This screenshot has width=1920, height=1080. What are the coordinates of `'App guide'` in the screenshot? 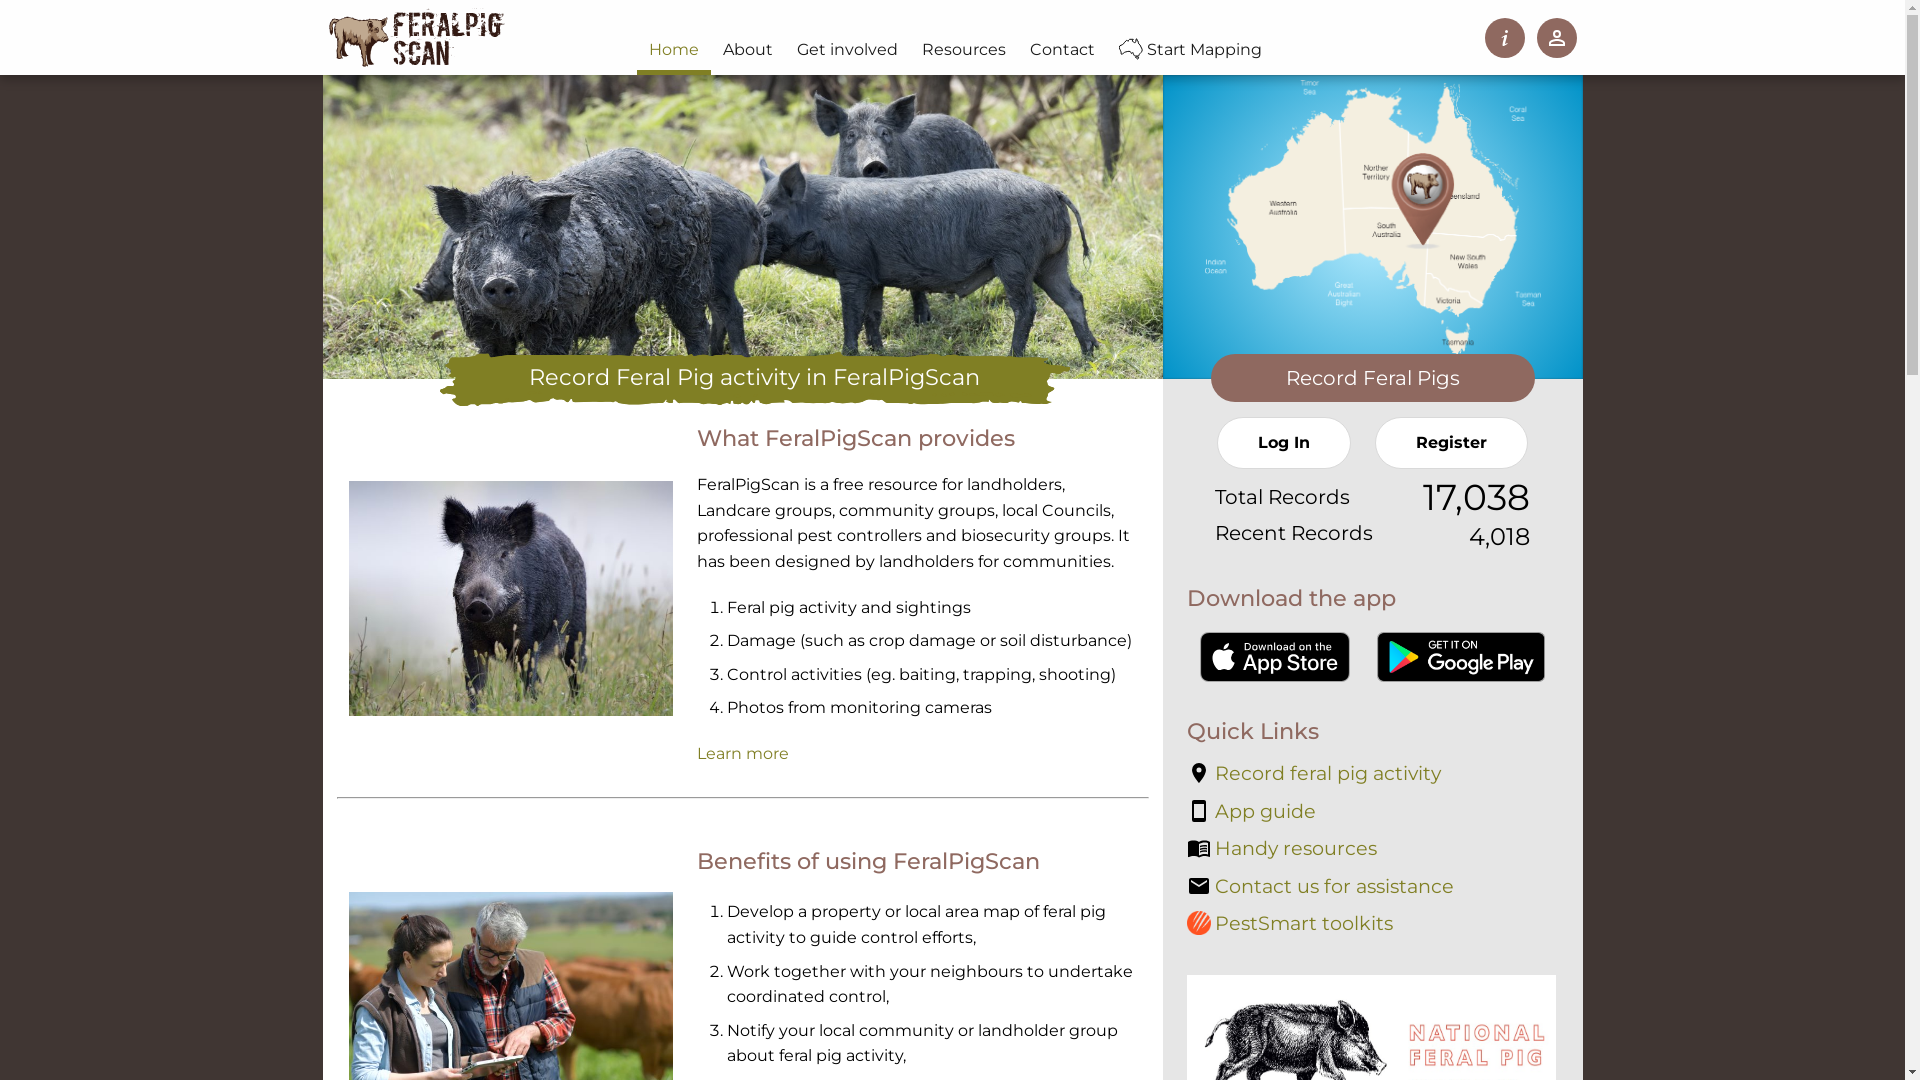 It's located at (1249, 812).